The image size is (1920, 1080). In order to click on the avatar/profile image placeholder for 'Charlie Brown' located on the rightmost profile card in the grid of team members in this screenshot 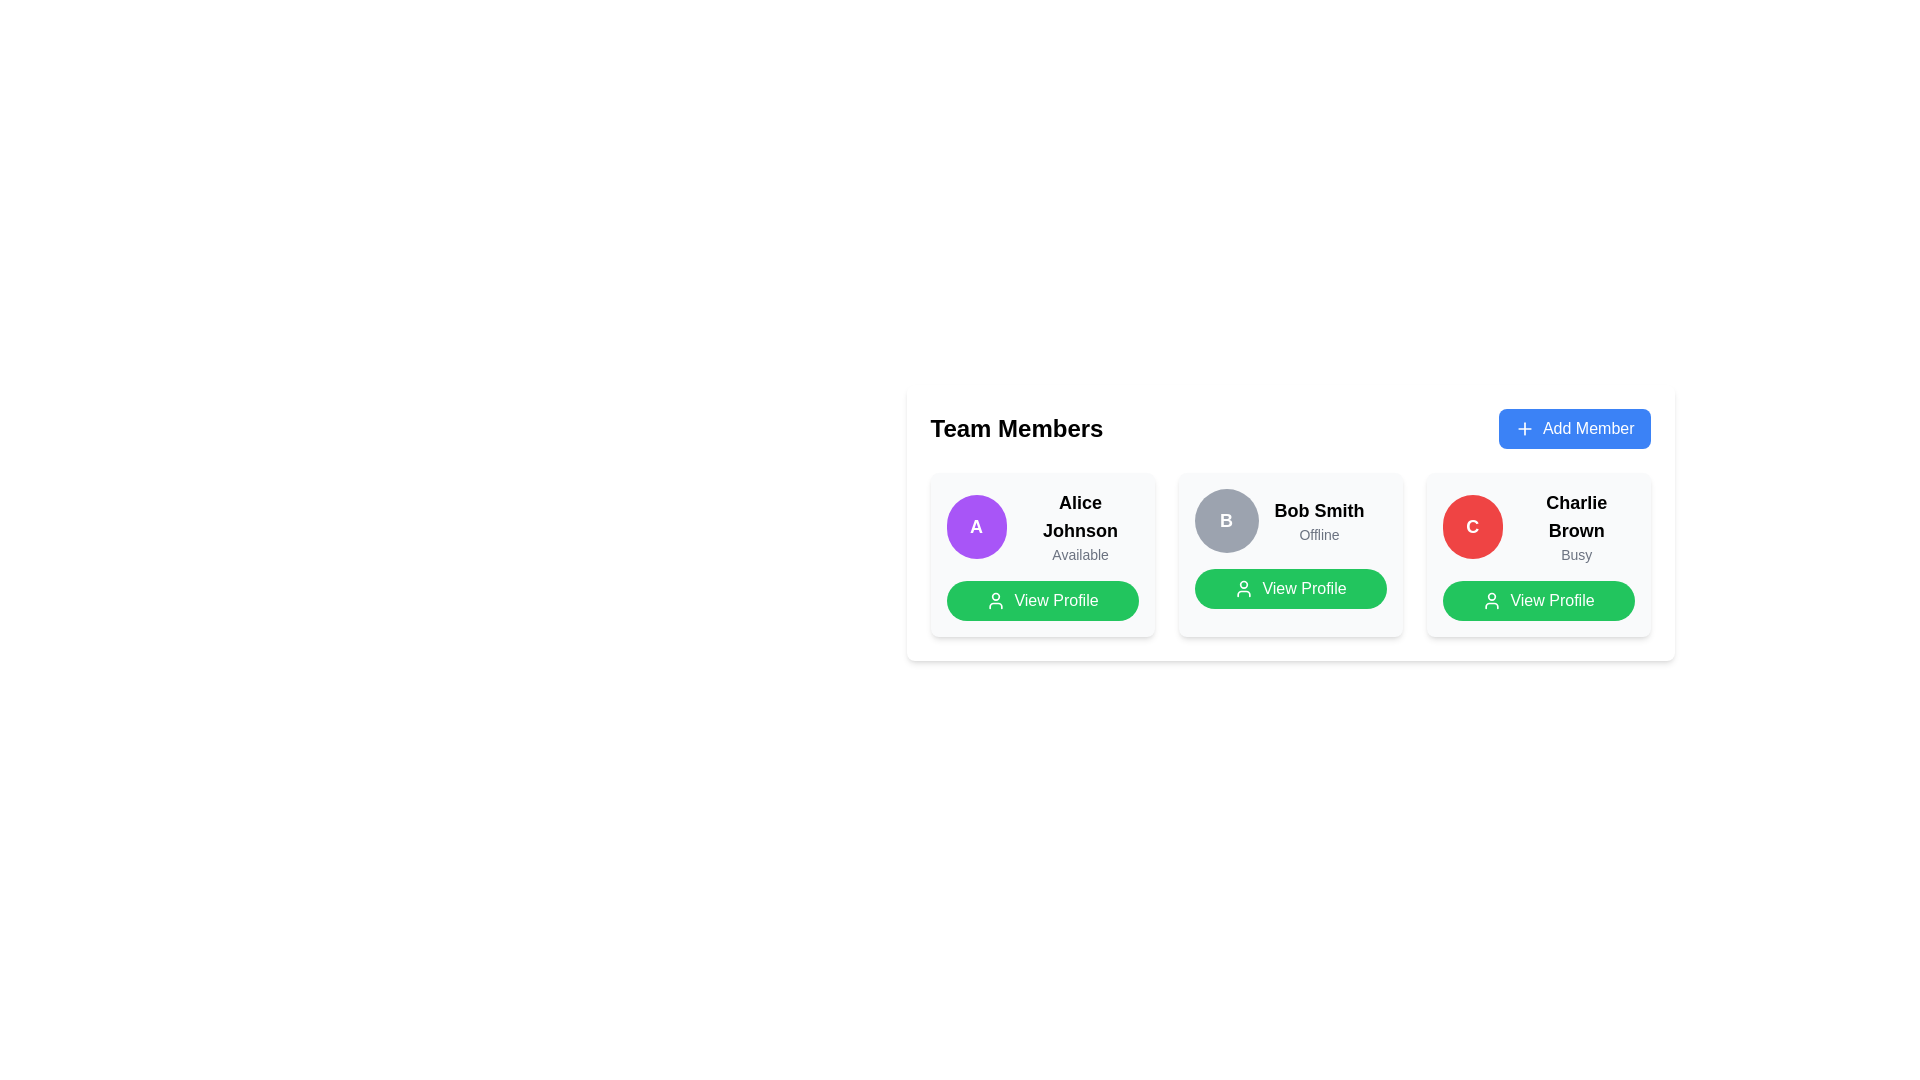, I will do `click(1472, 526)`.